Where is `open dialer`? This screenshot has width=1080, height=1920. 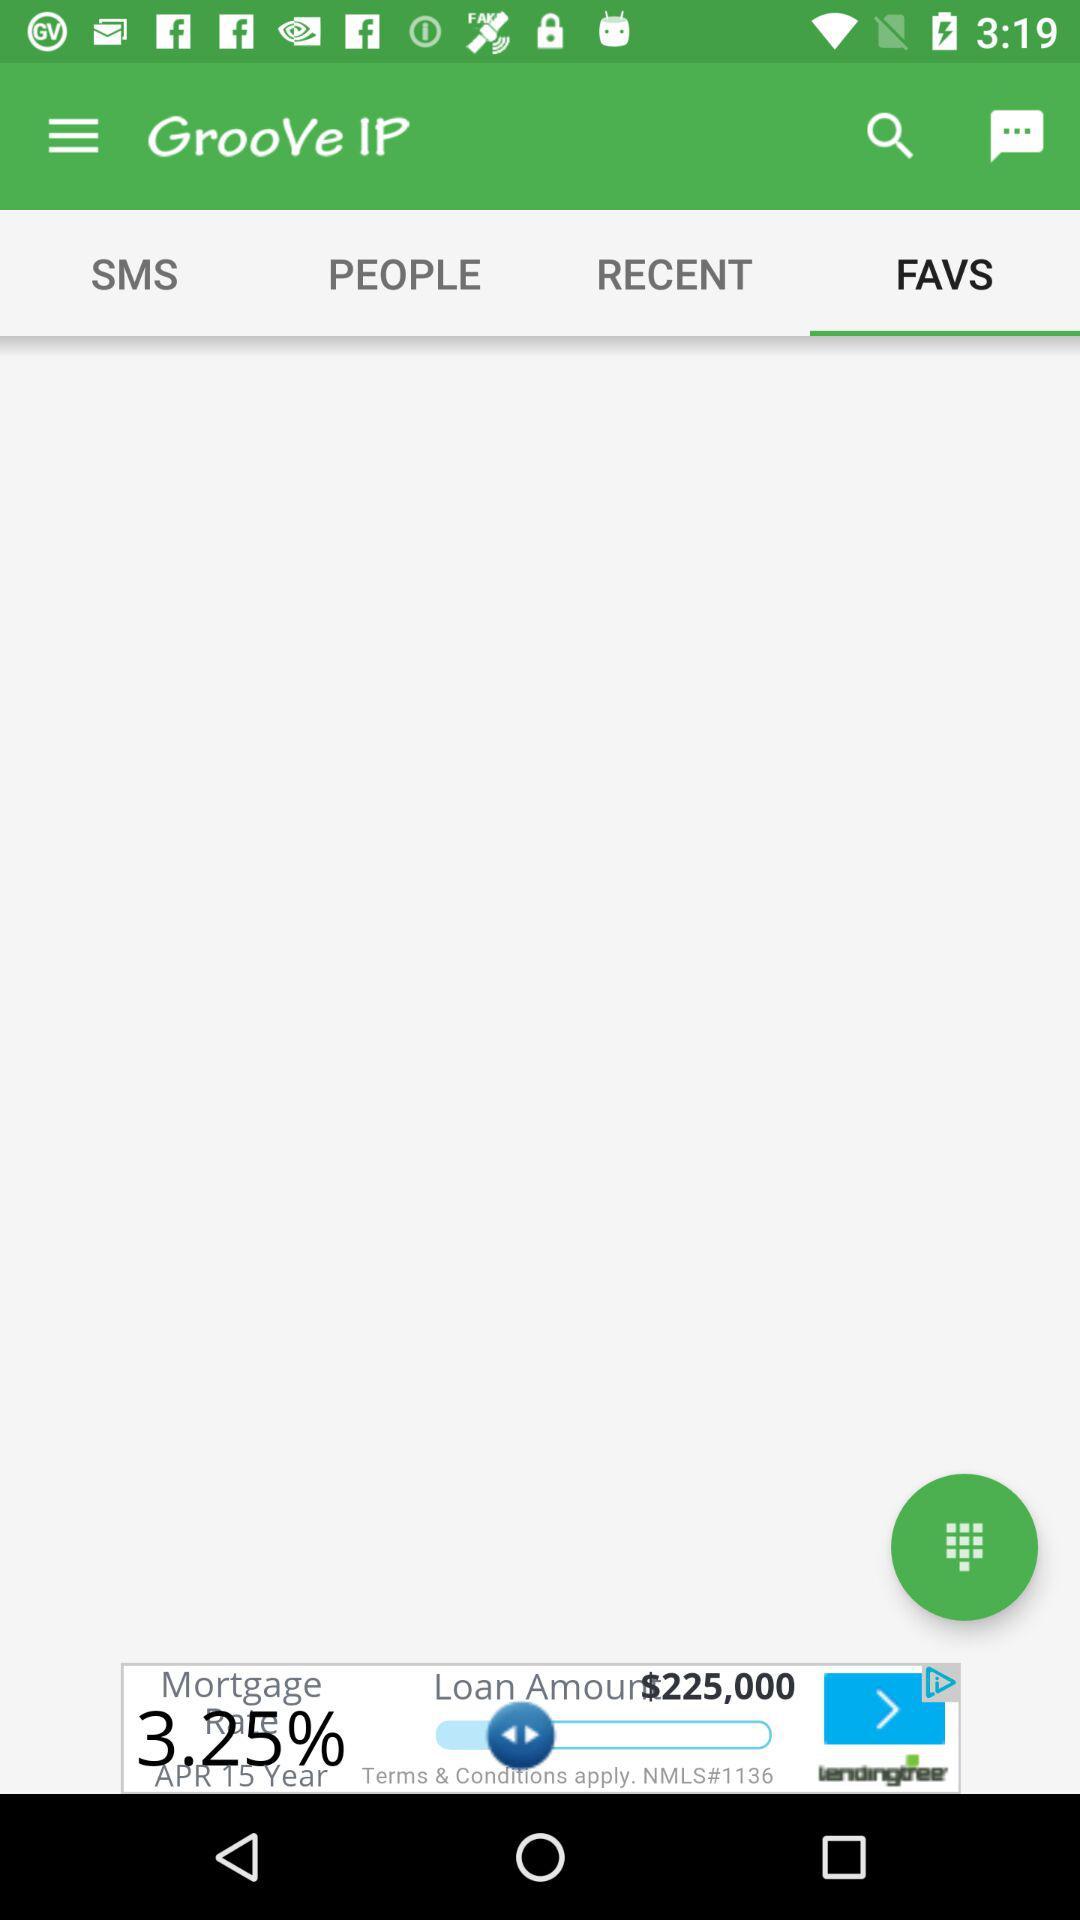 open dialer is located at coordinates (963, 1546).